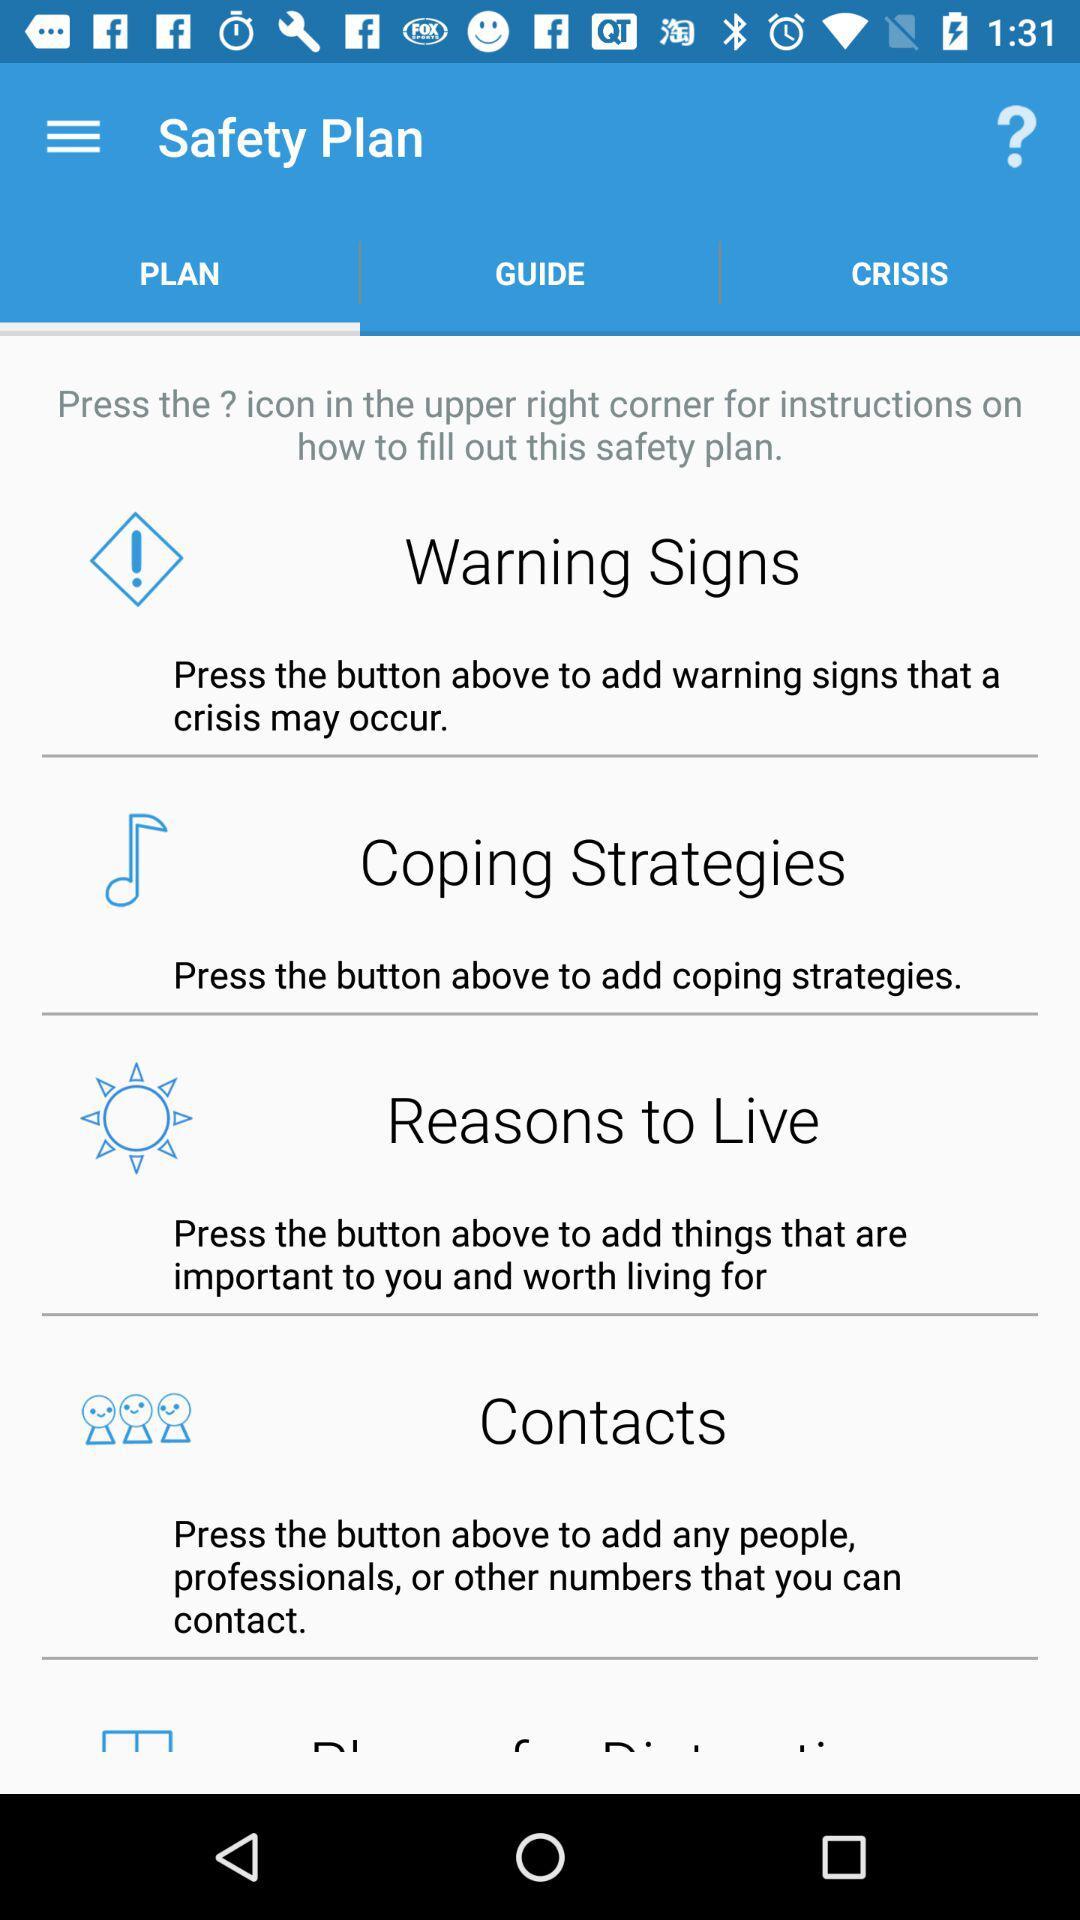 This screenshot has width=1080, height=1920. What do you see at coordinates (540, 1117) in the screenshot?
I see `the reasons to live button` at bounding box center [540, 1117].